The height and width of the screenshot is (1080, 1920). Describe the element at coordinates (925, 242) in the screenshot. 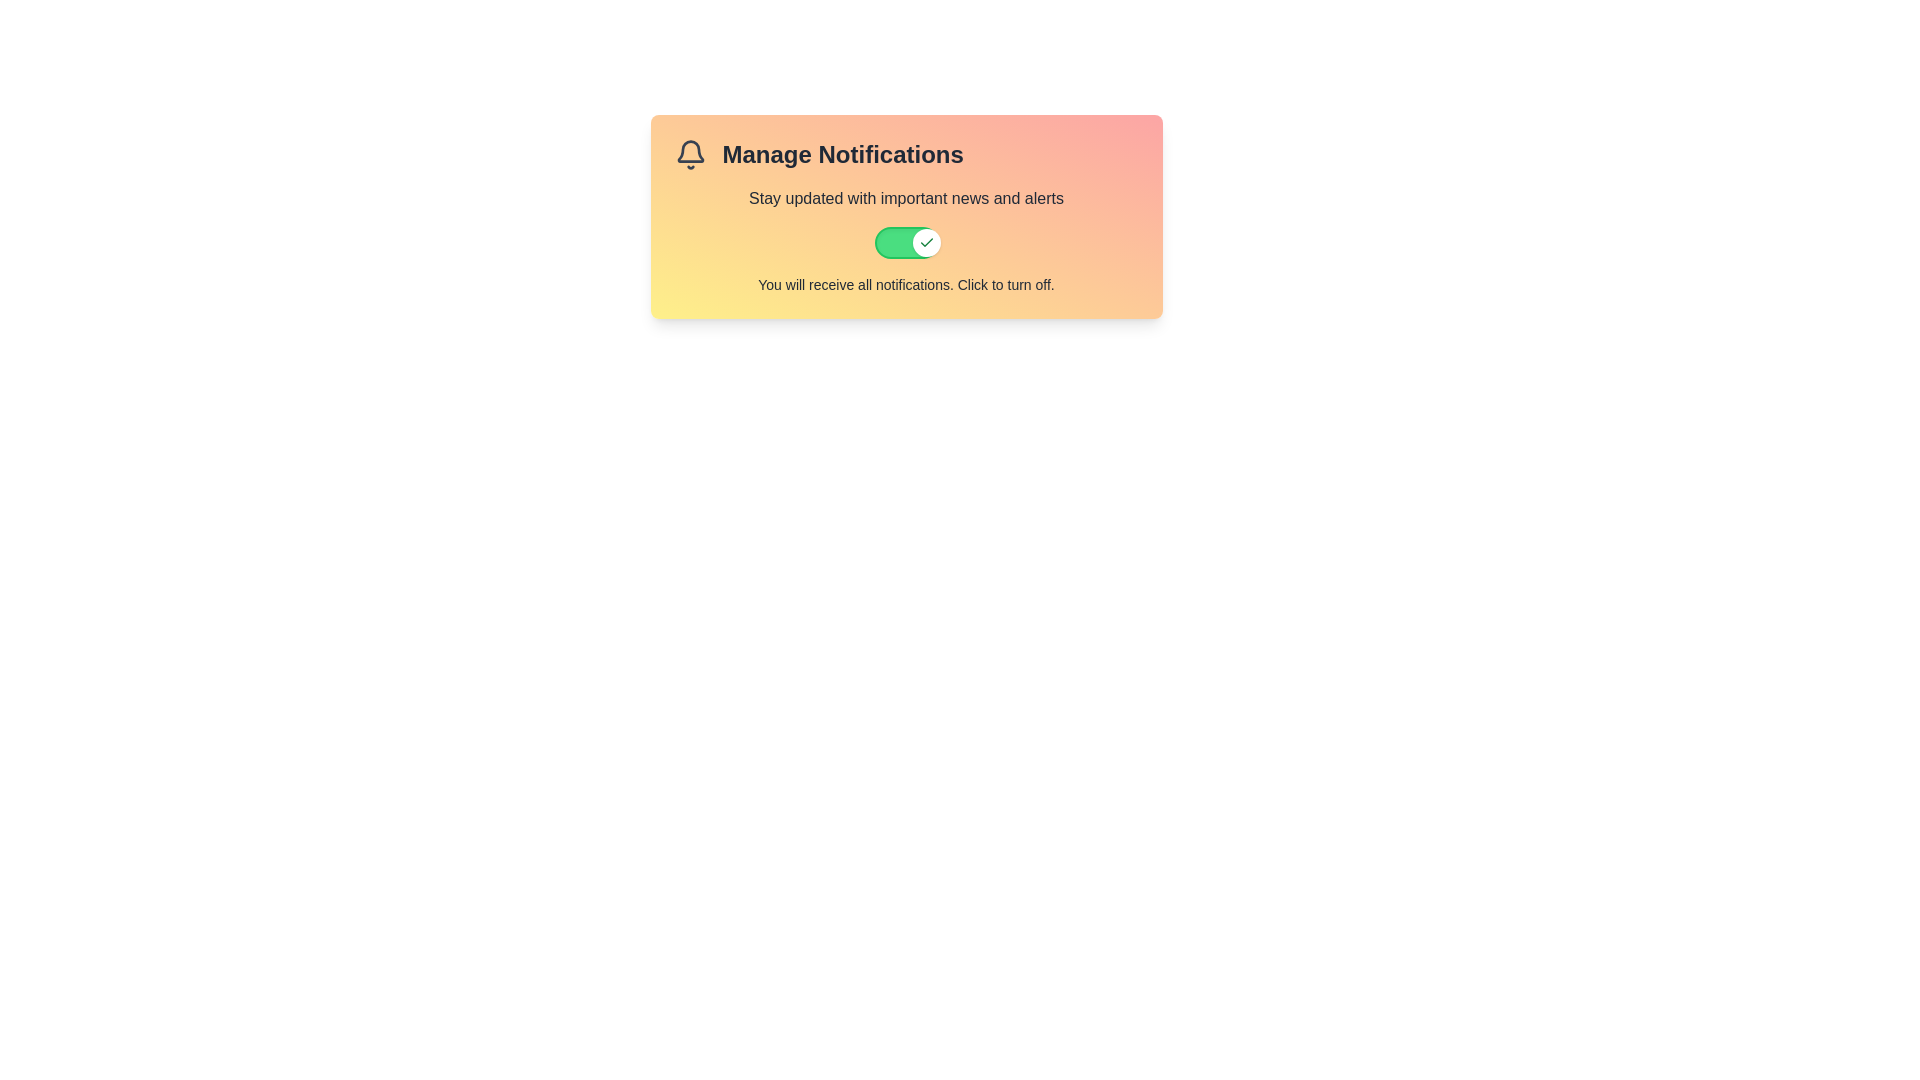

I see `the toggle knob button located on the right side of the switch control` at that location.